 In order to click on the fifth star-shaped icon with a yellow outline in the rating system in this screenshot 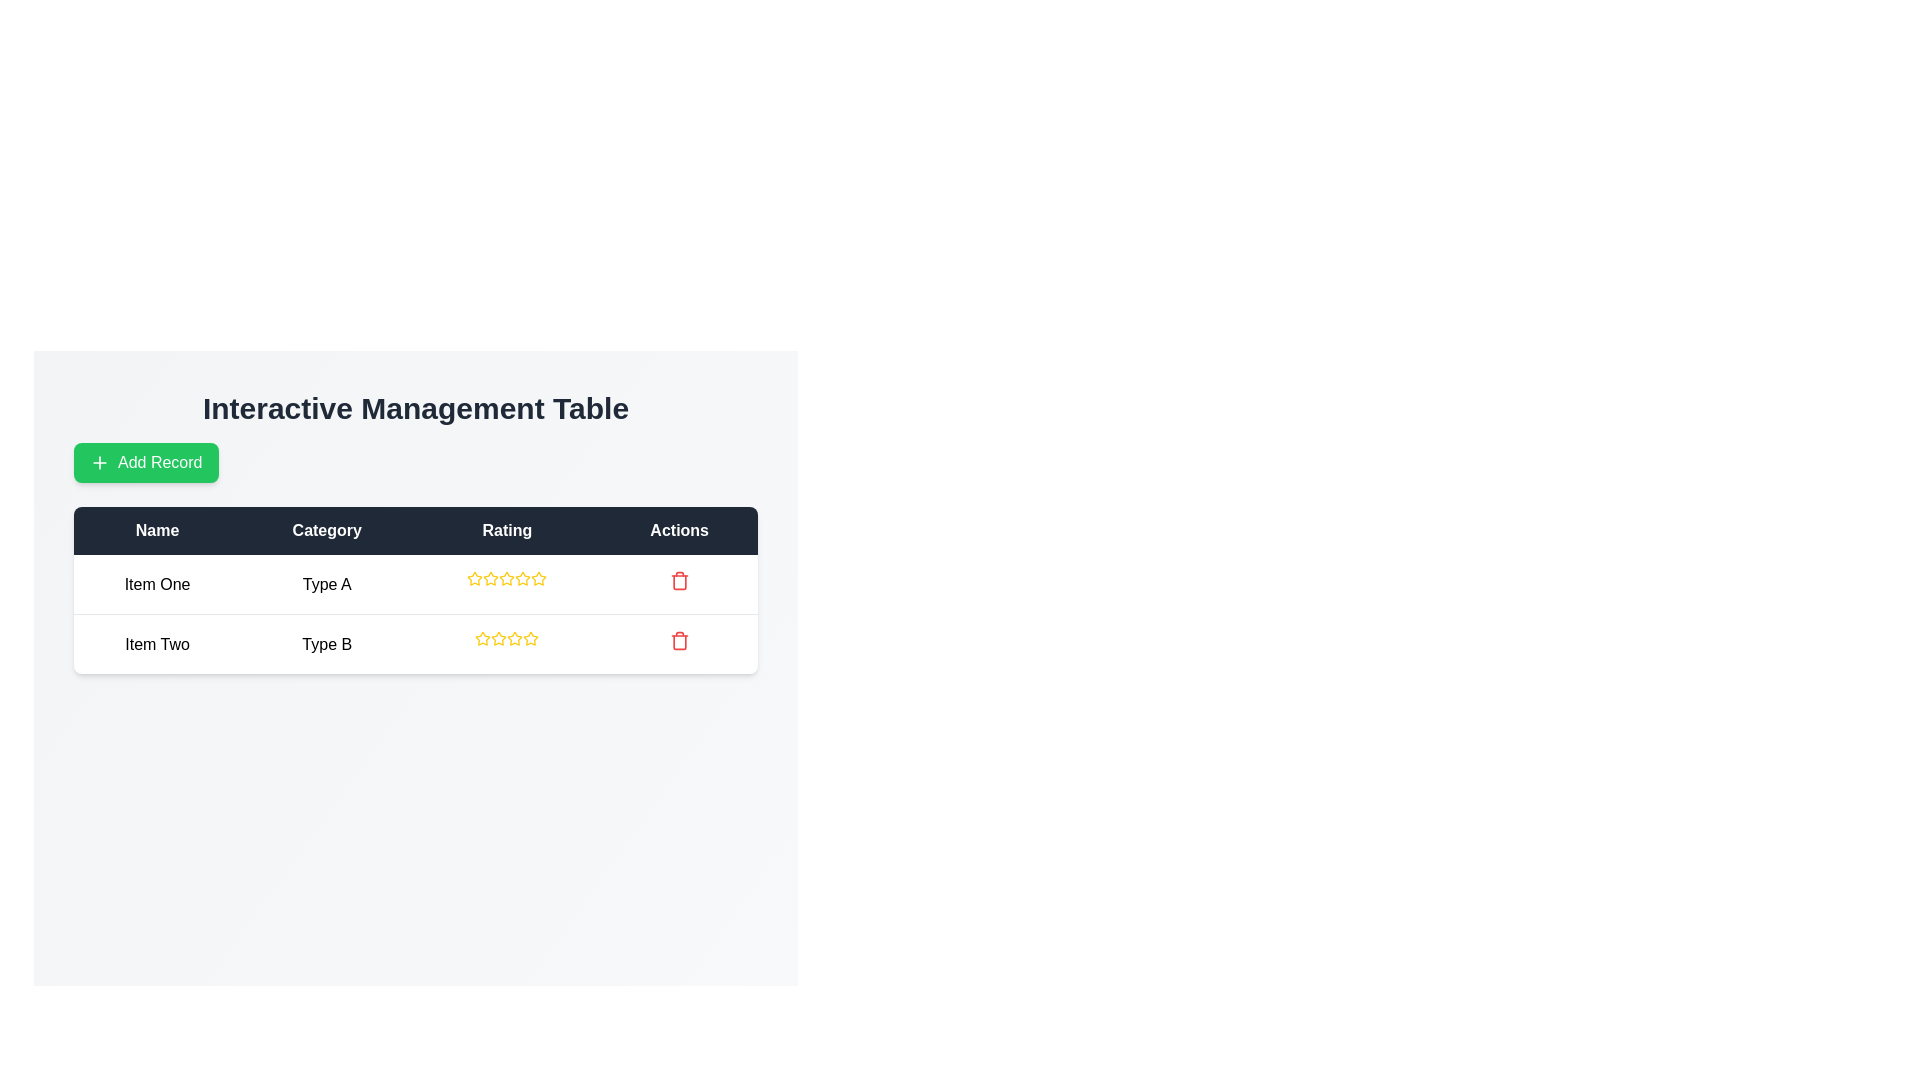, I will do `click(531, 639)`.